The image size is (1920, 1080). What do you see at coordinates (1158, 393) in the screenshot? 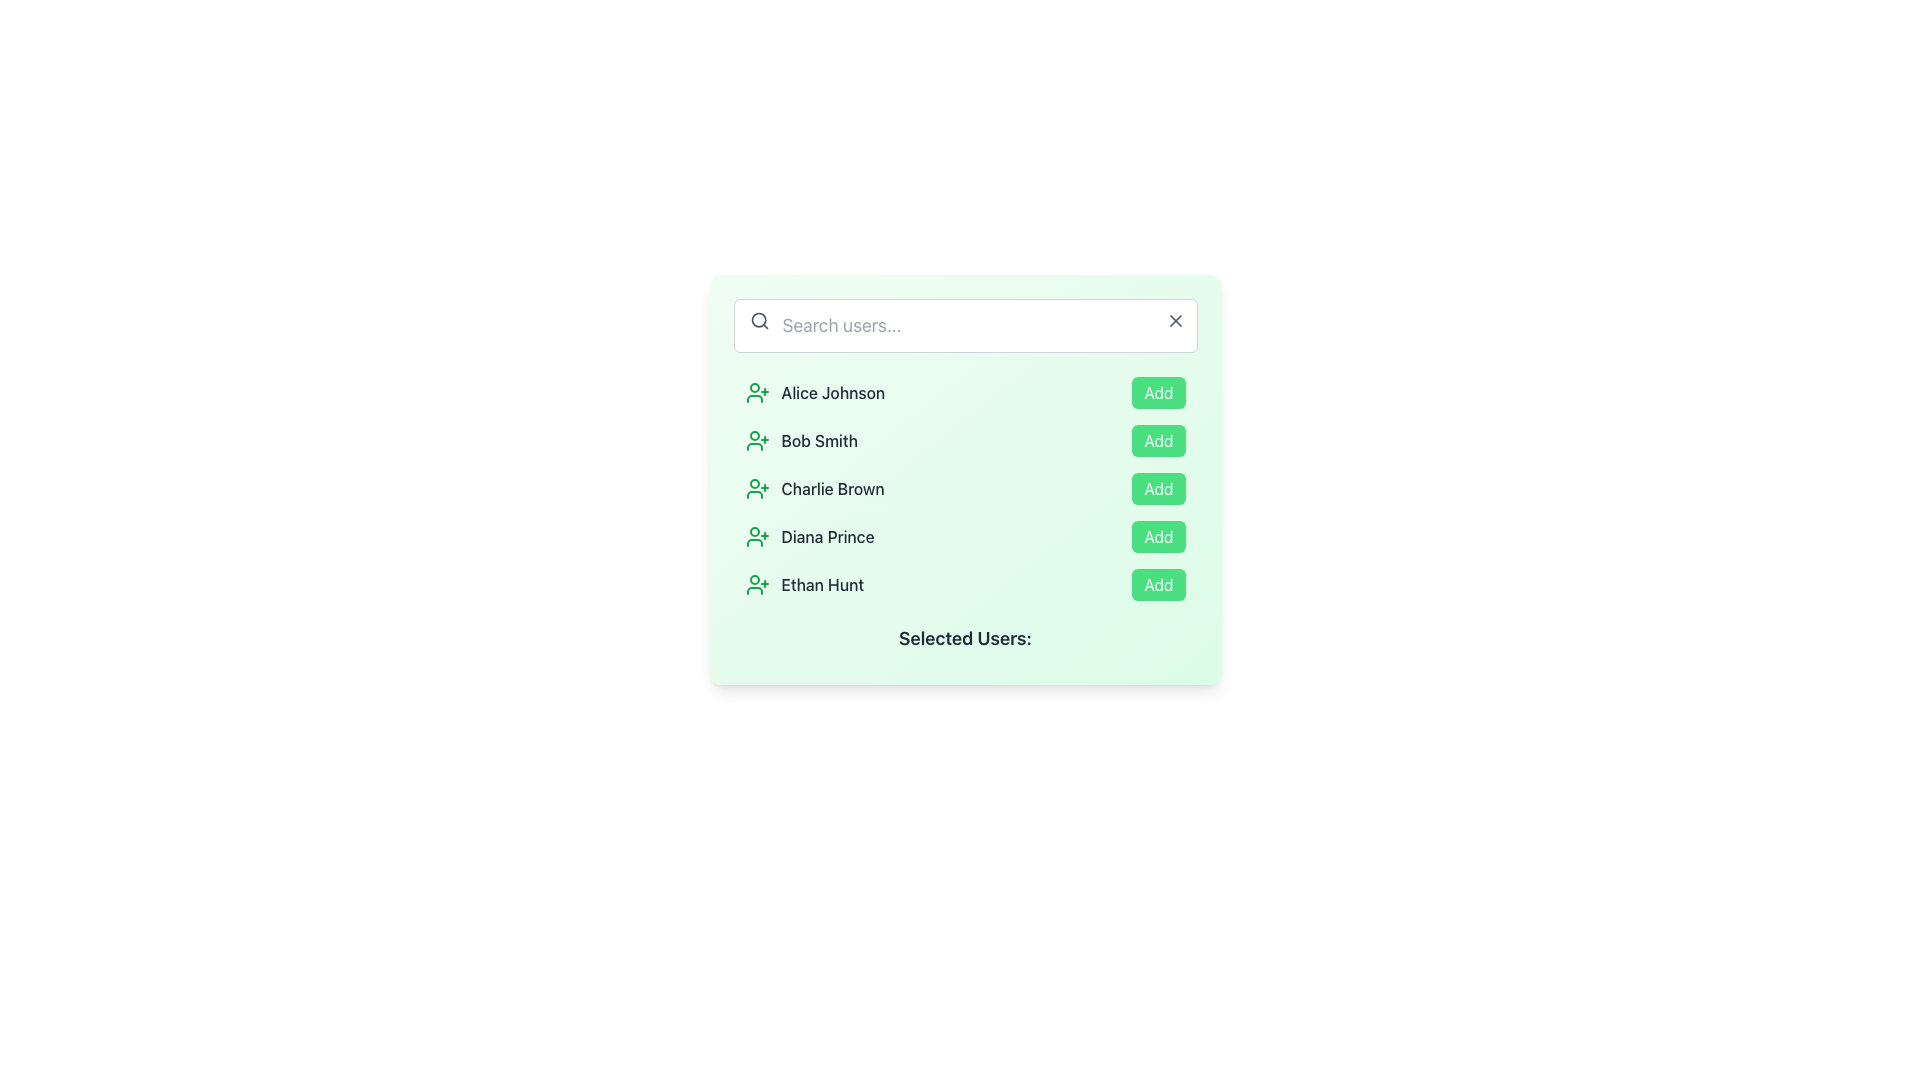
I see `the 'Add' button with a green background located at the far right of the row containing the user's name 'Alice Johnson'` at bounding box center [1158, 393].